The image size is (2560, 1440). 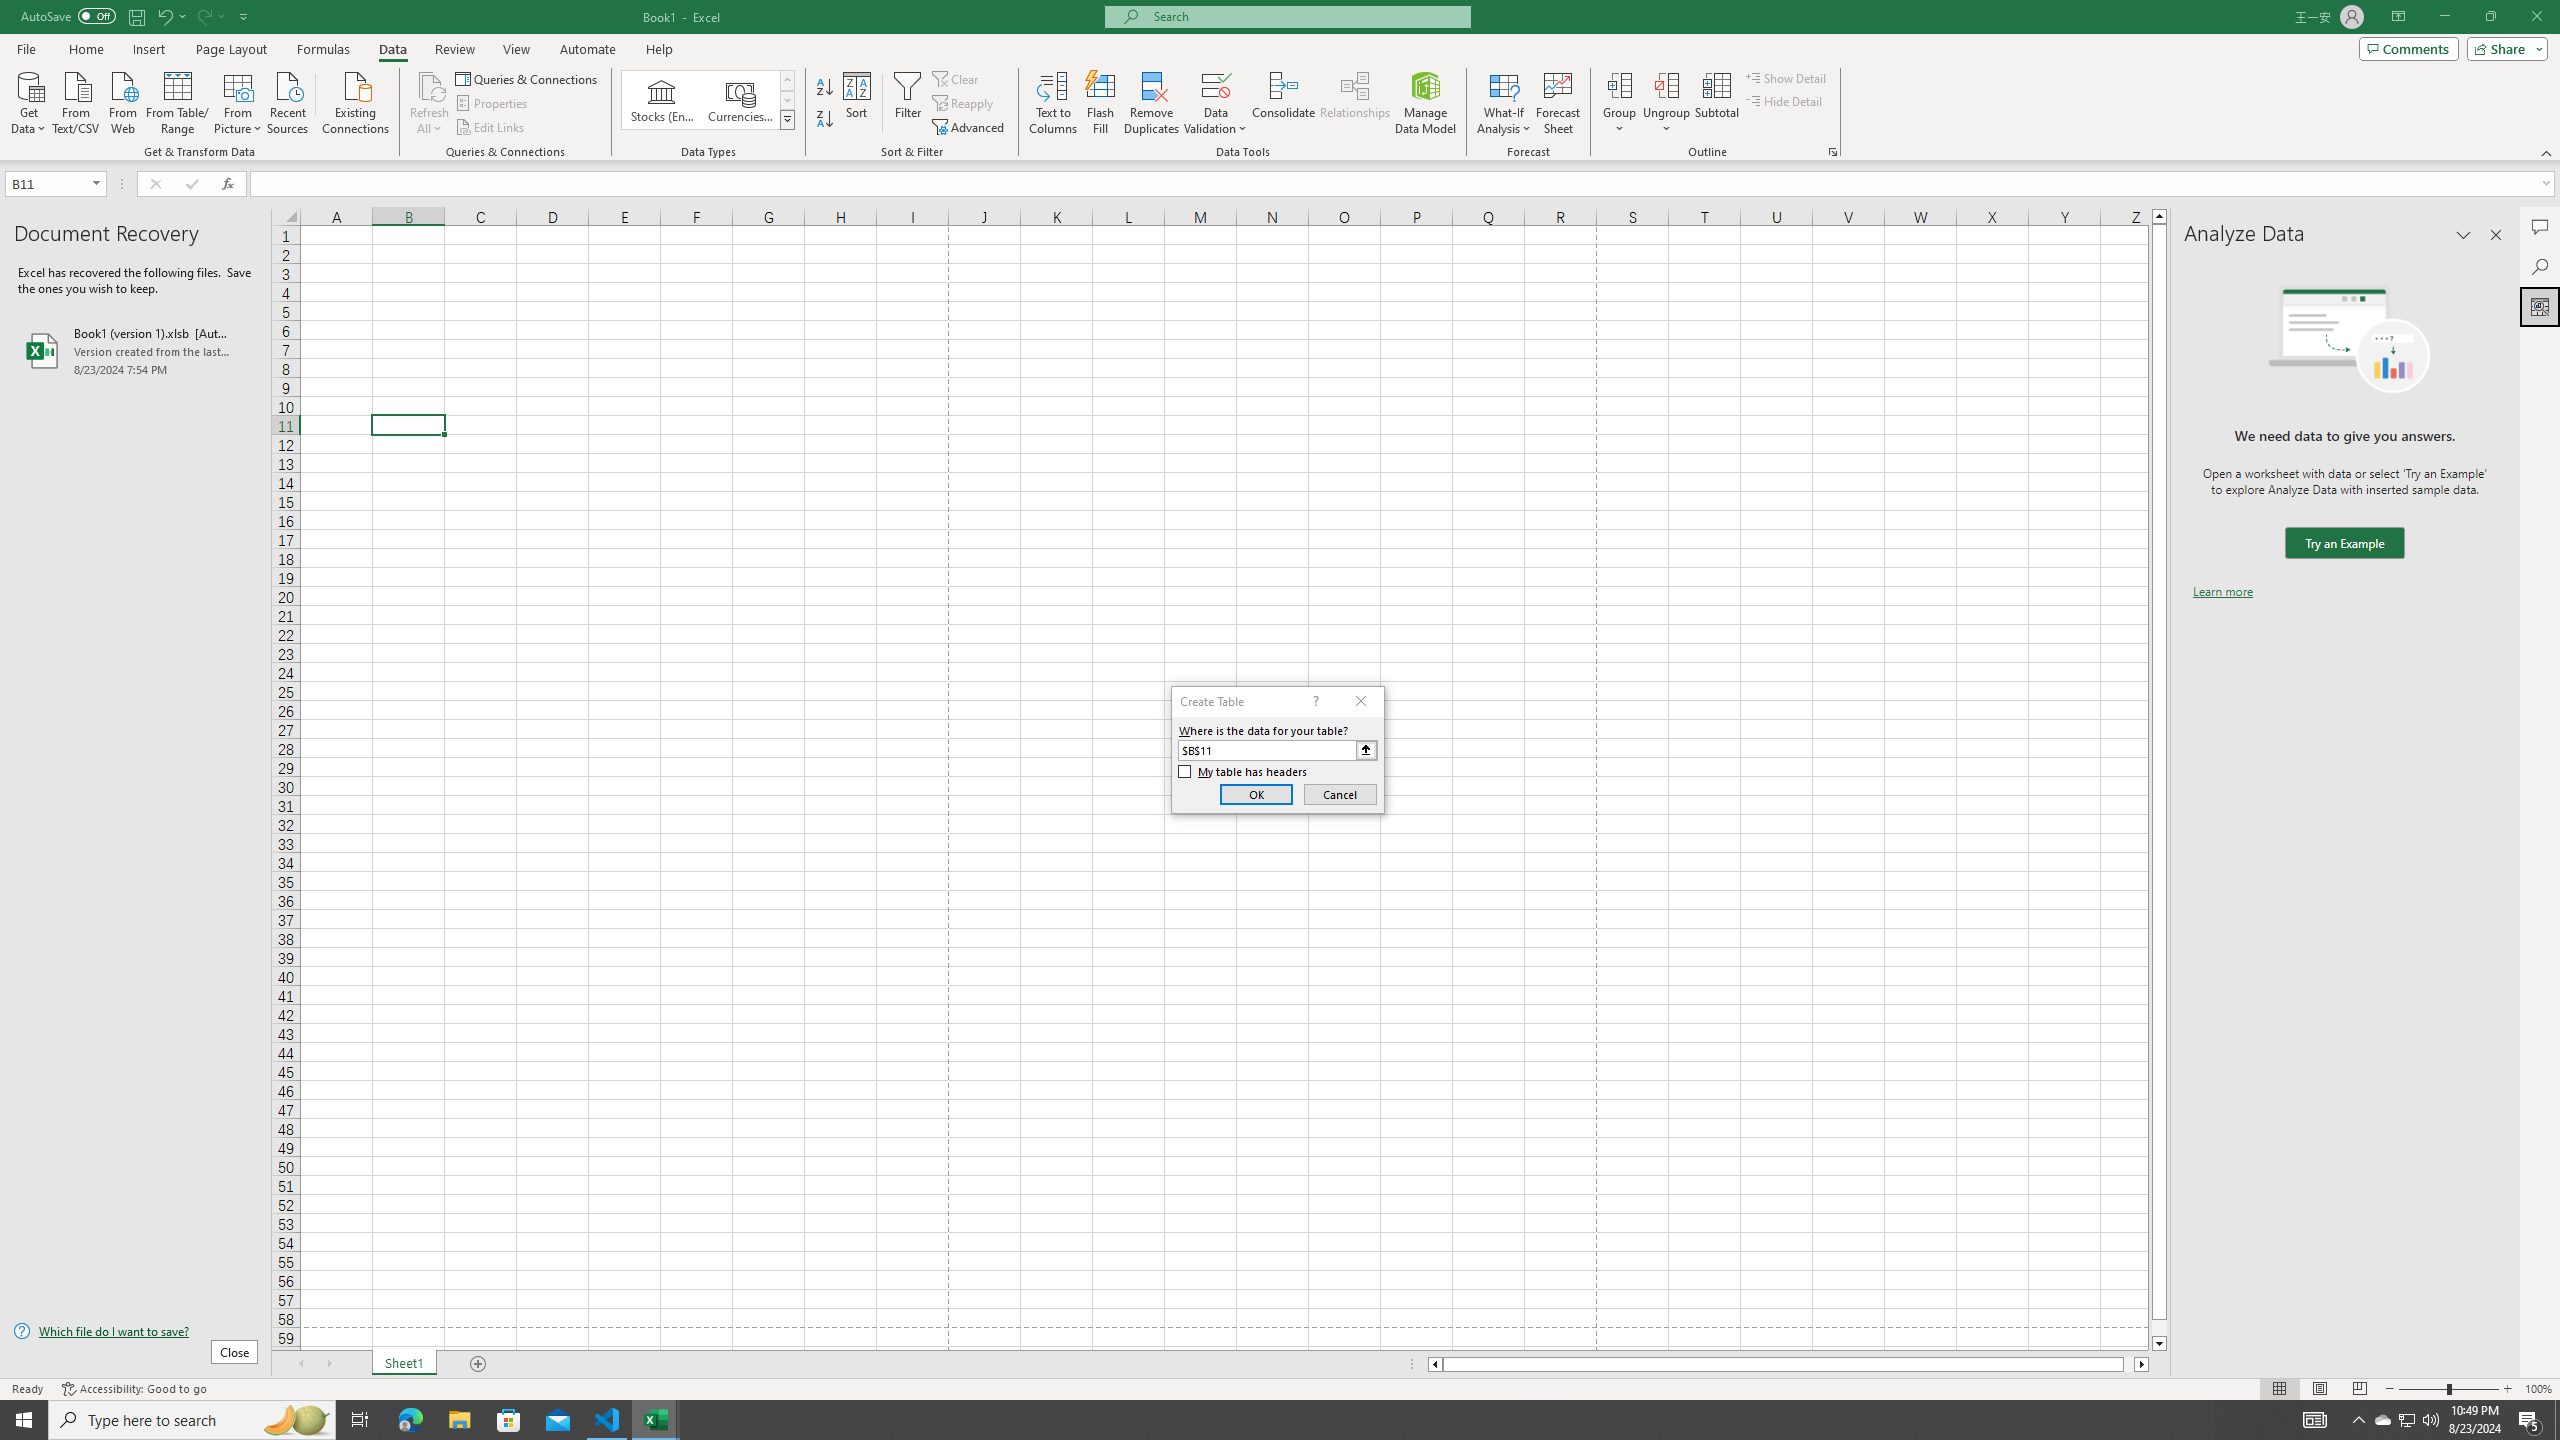 What do you see at coordinates (1504, 103) in the screenshot?
I see `'What-If Analysis'` at bounding box center [1504, 103].